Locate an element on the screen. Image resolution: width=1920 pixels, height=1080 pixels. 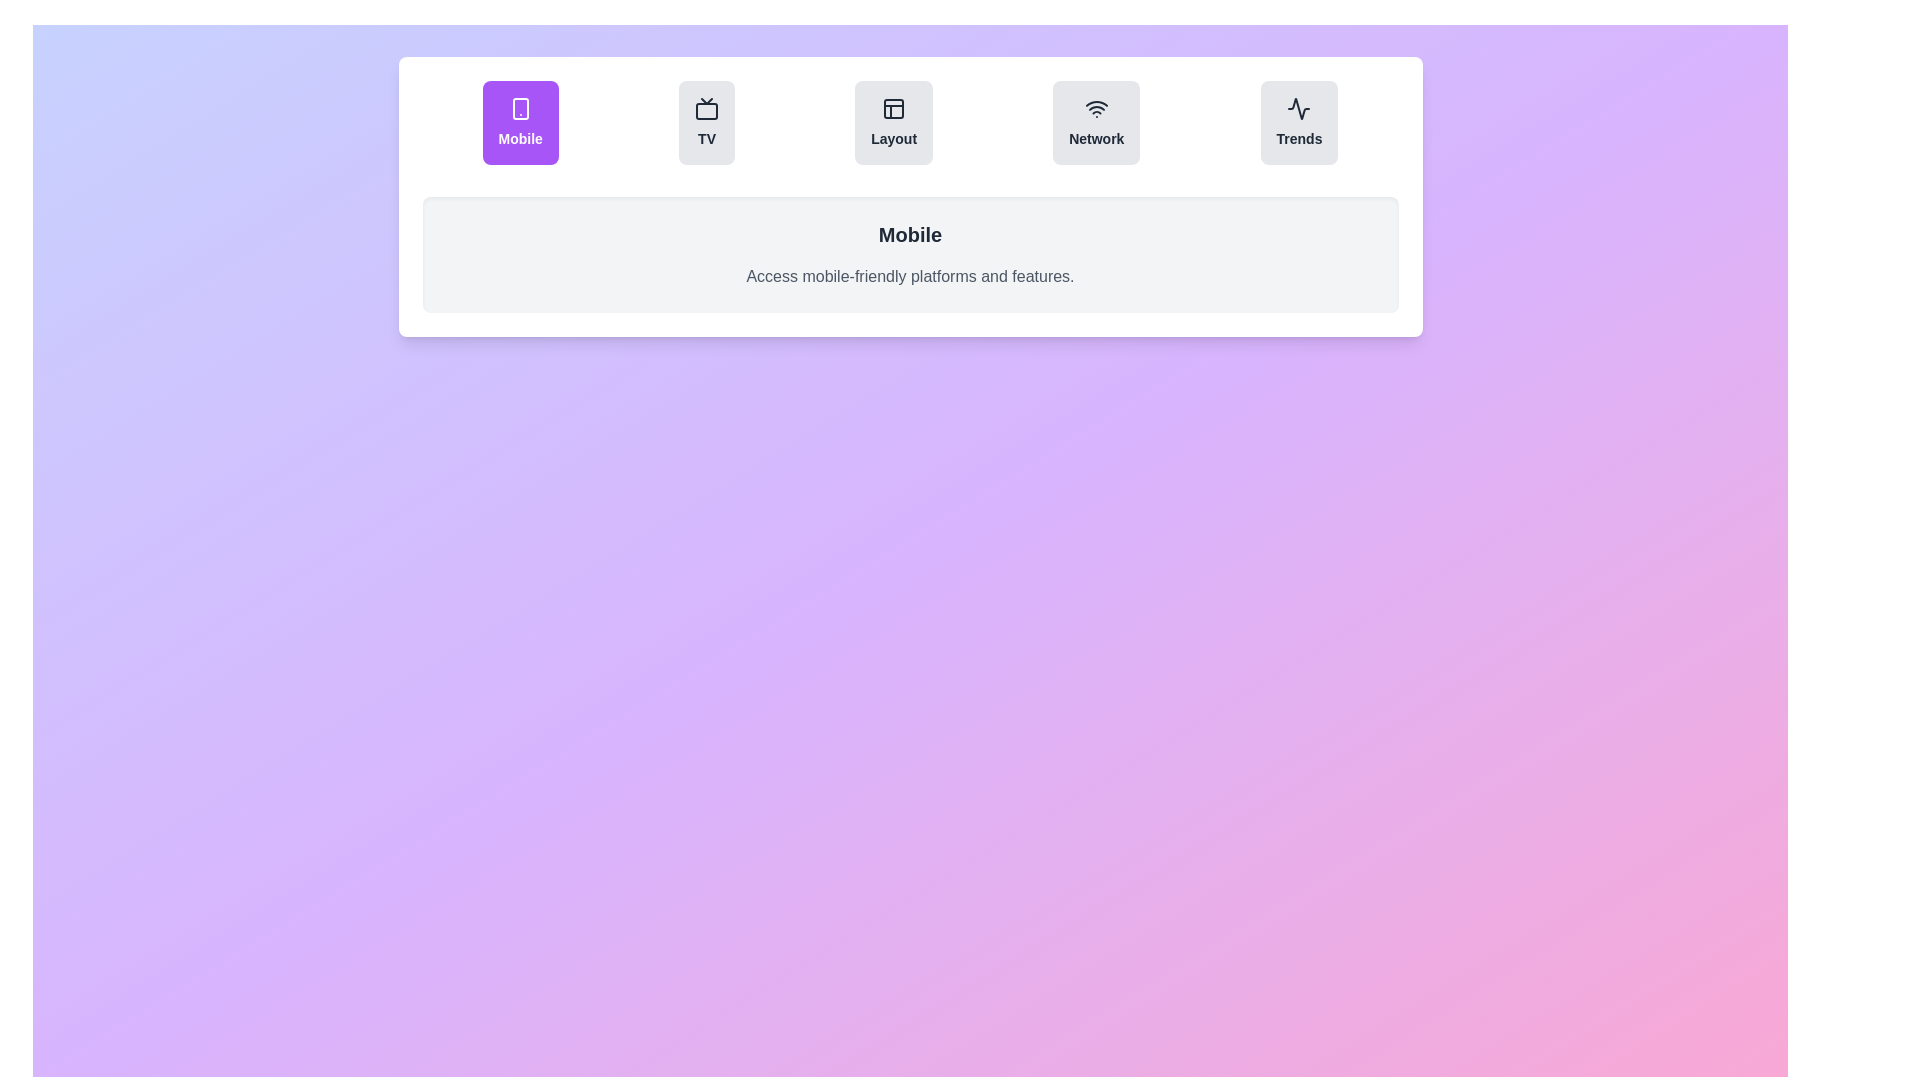
the navigation bar or category selector located at the top of the white card-like box for accessibility navigation is located at coordinates (909, 123).